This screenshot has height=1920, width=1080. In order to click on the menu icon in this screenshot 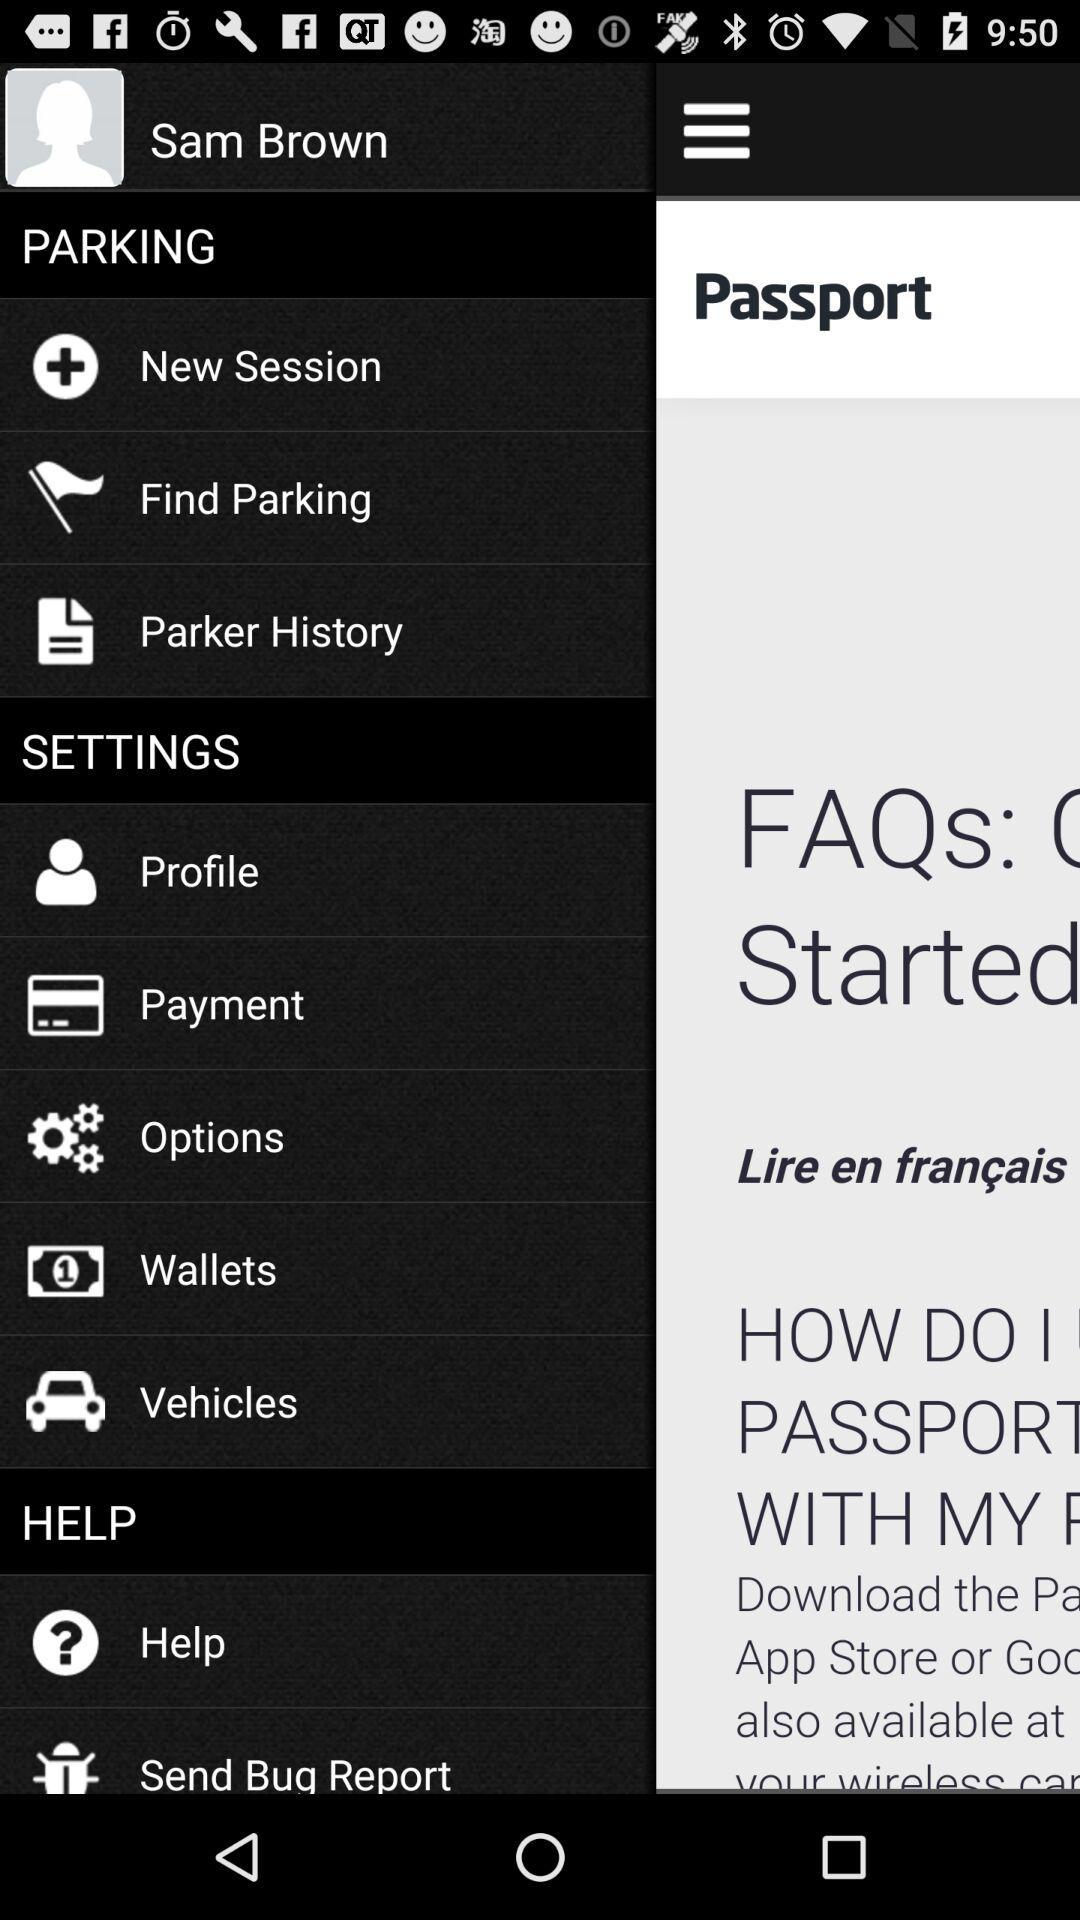, I will do `click(715, 137)`.